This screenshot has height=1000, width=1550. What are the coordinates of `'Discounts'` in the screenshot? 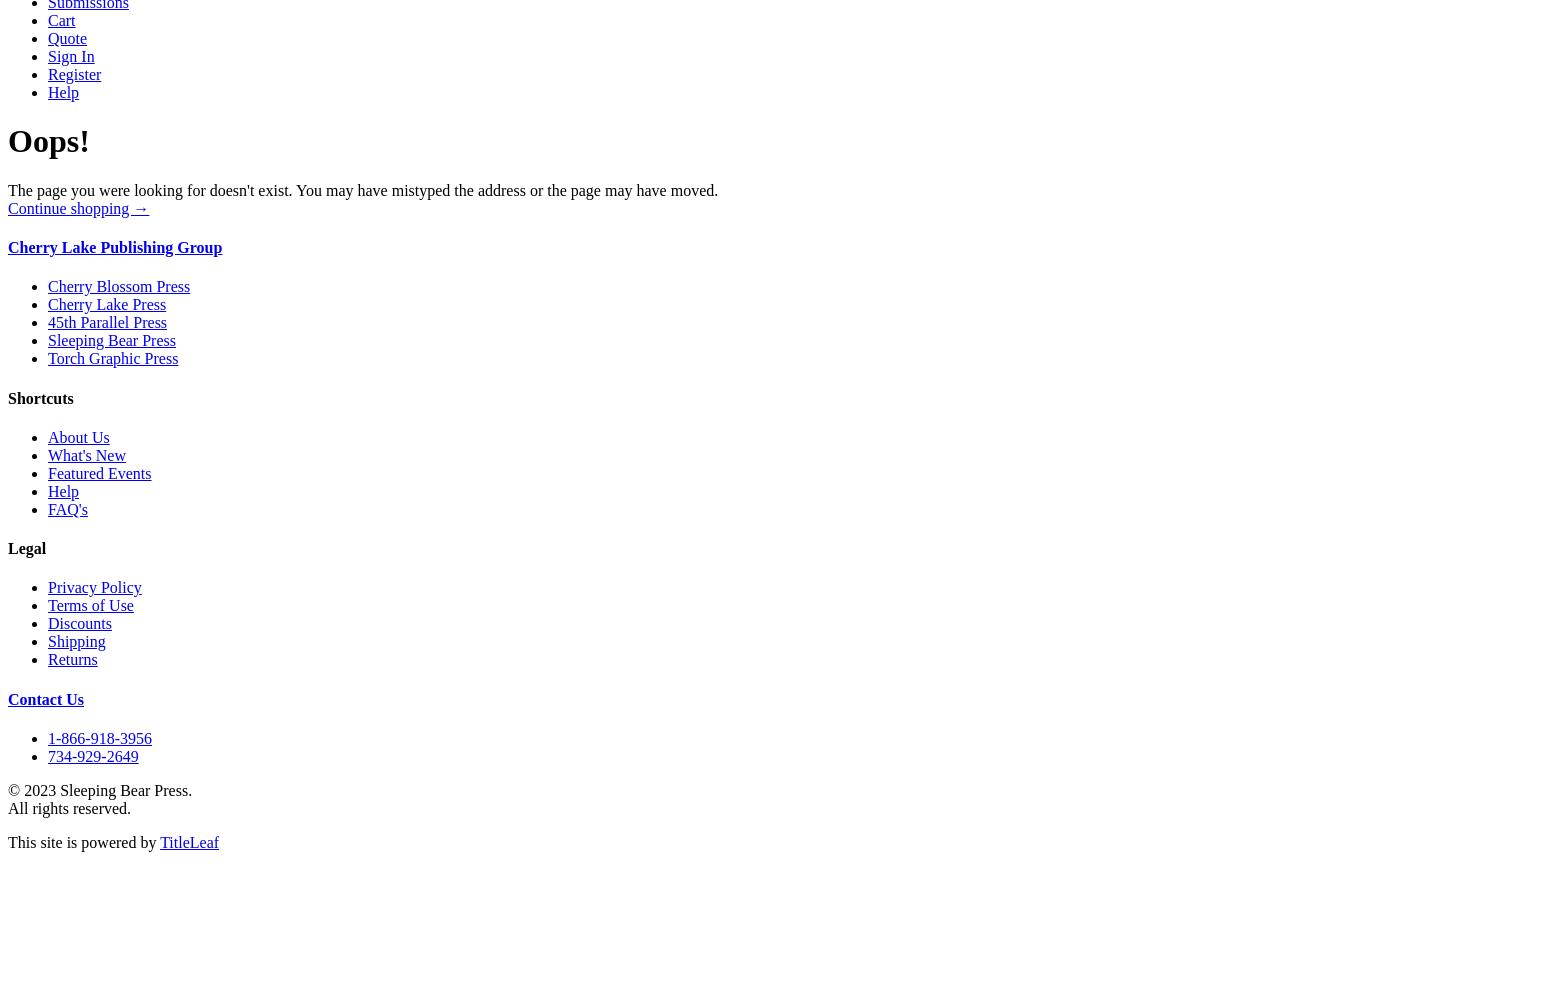 It's located at (47, 622).